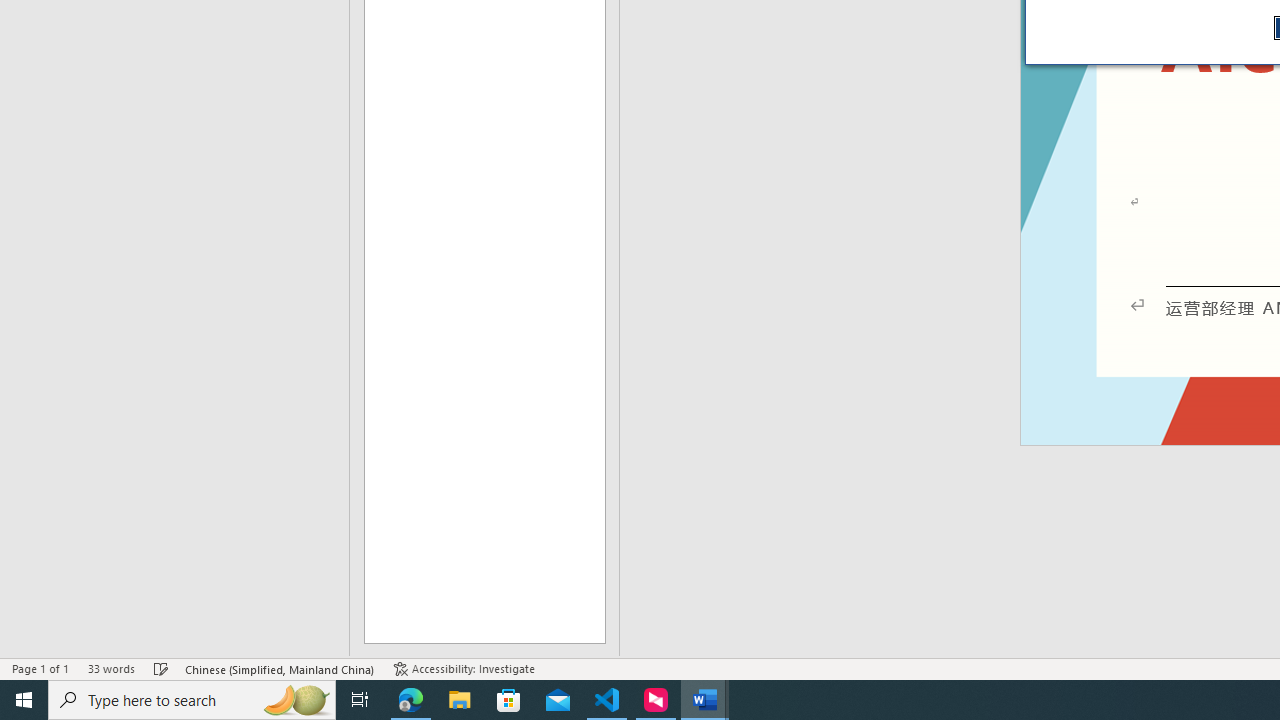 This screenshot has width=1280, height=720. What do you see at coordinates (463, 669) in the screenshot?
I see `'Accessibility Checker Accessibility: Investigate'` at bounding box center [463, 669].